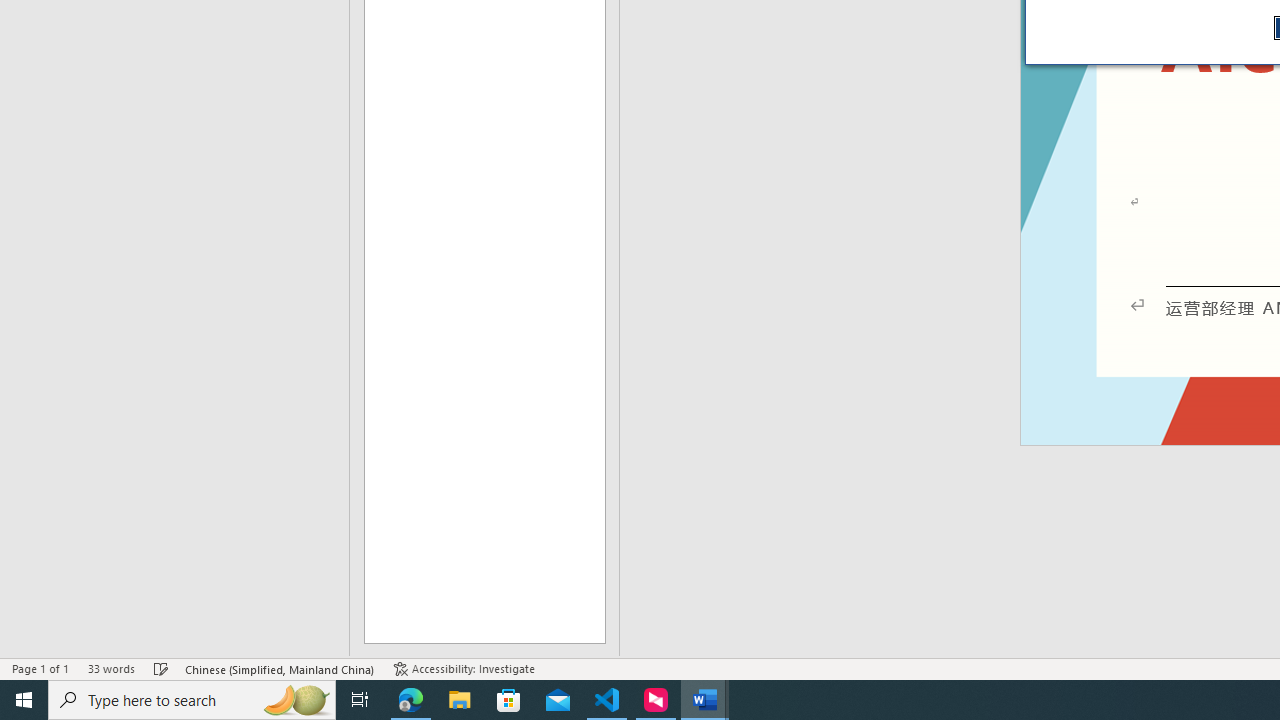 This screenshot has width=1280, height=720. What do you see at coordinates (463, 669) in the screenshot?
I see `'Accessibility Checker Accessibility: Investigate'` at bounding box center [463, 669].